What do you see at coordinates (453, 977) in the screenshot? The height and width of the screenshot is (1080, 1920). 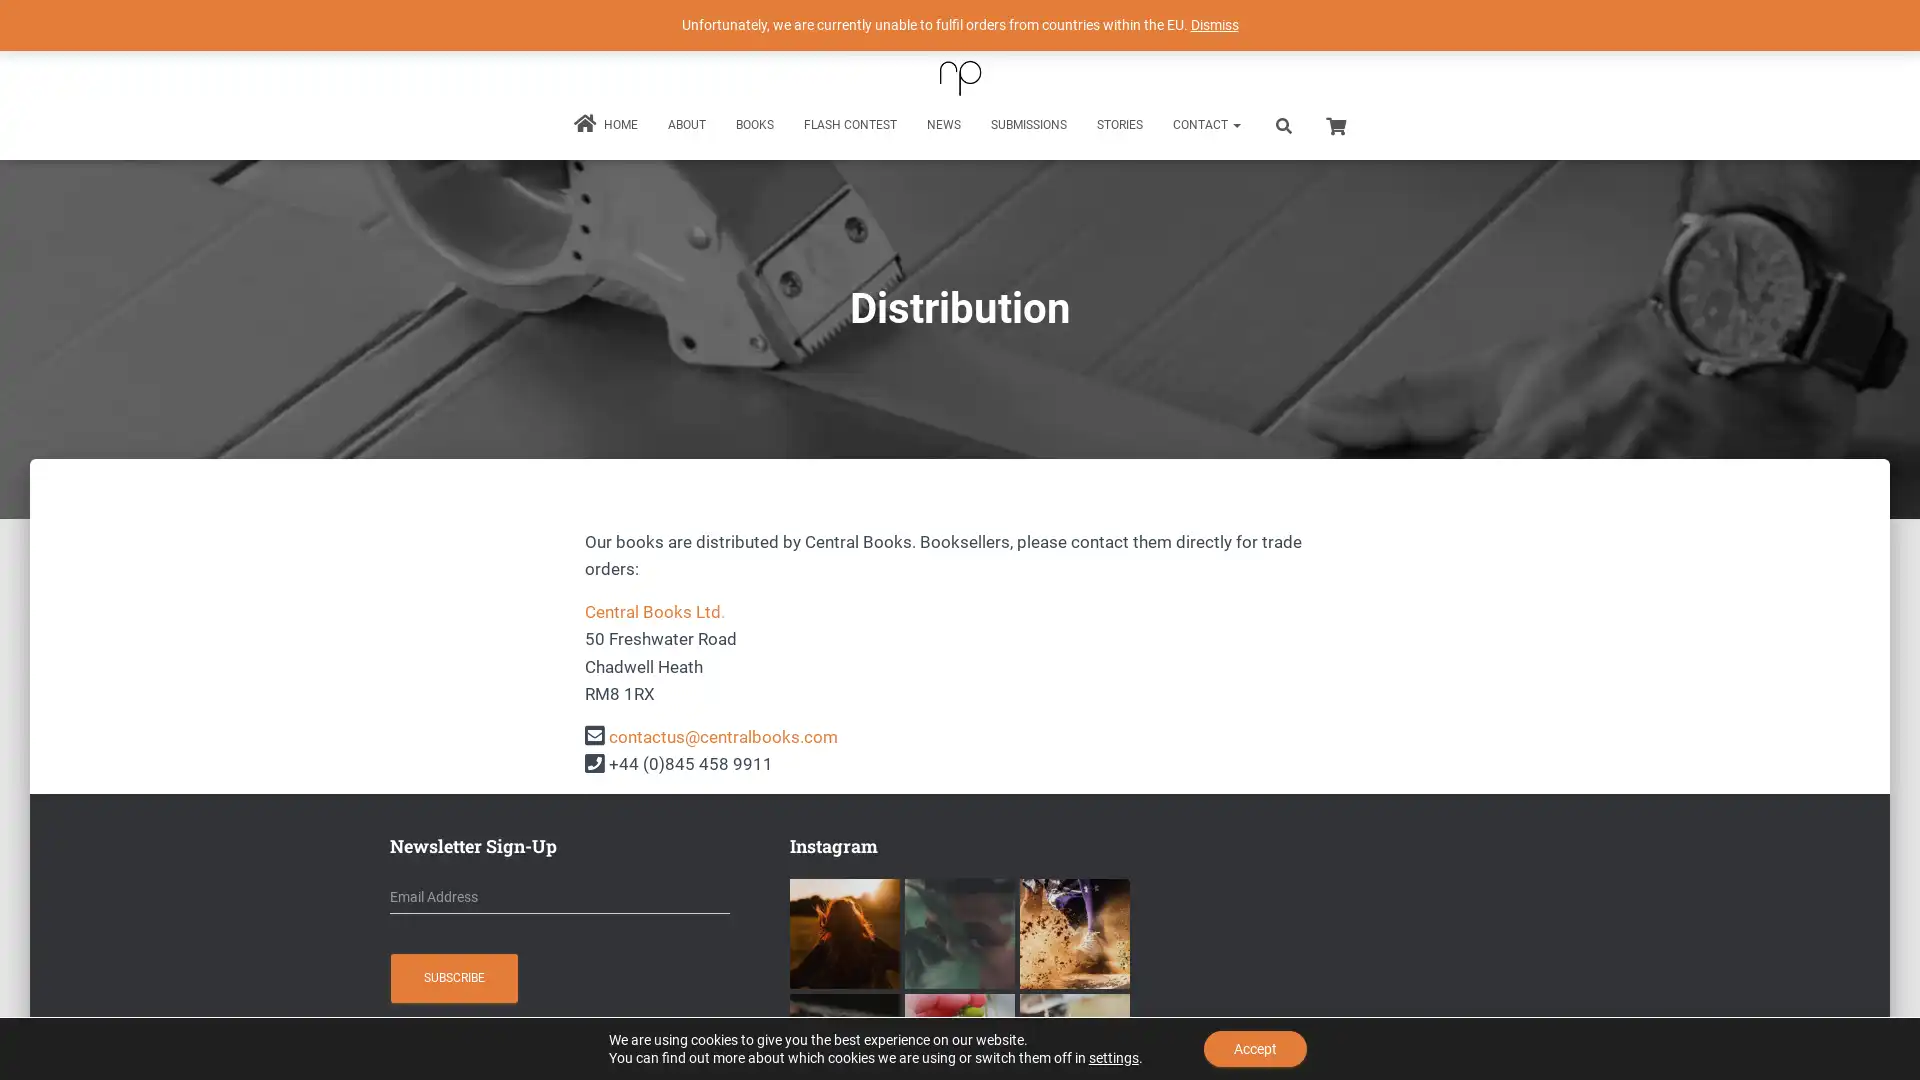 I see `Subscribe` at bounding box center [453, 977].